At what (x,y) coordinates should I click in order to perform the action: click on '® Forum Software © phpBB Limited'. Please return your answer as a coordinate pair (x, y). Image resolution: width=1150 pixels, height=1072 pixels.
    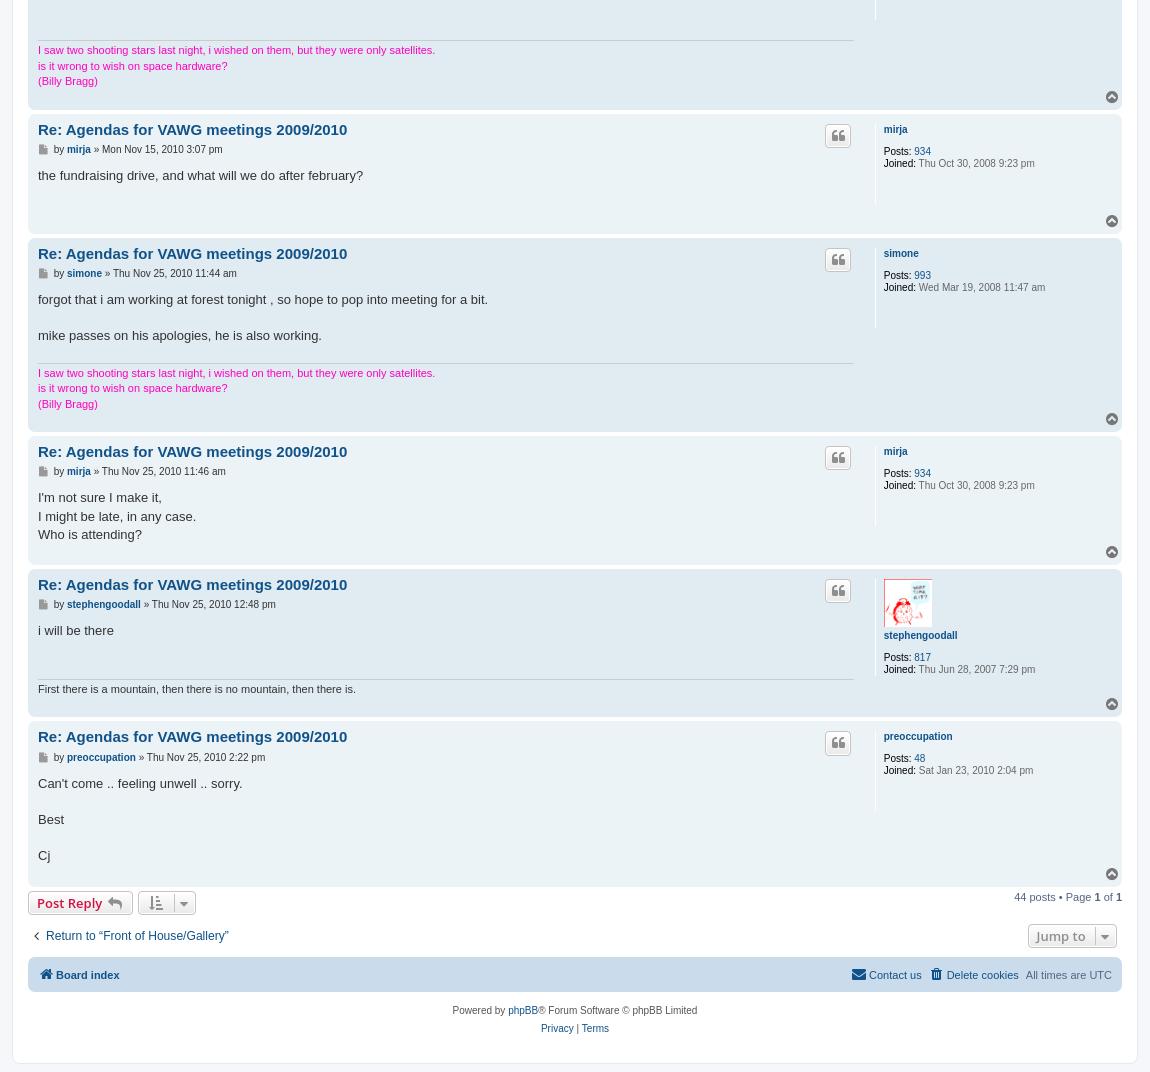
    Looking at the image, I should click on (616, 1010).